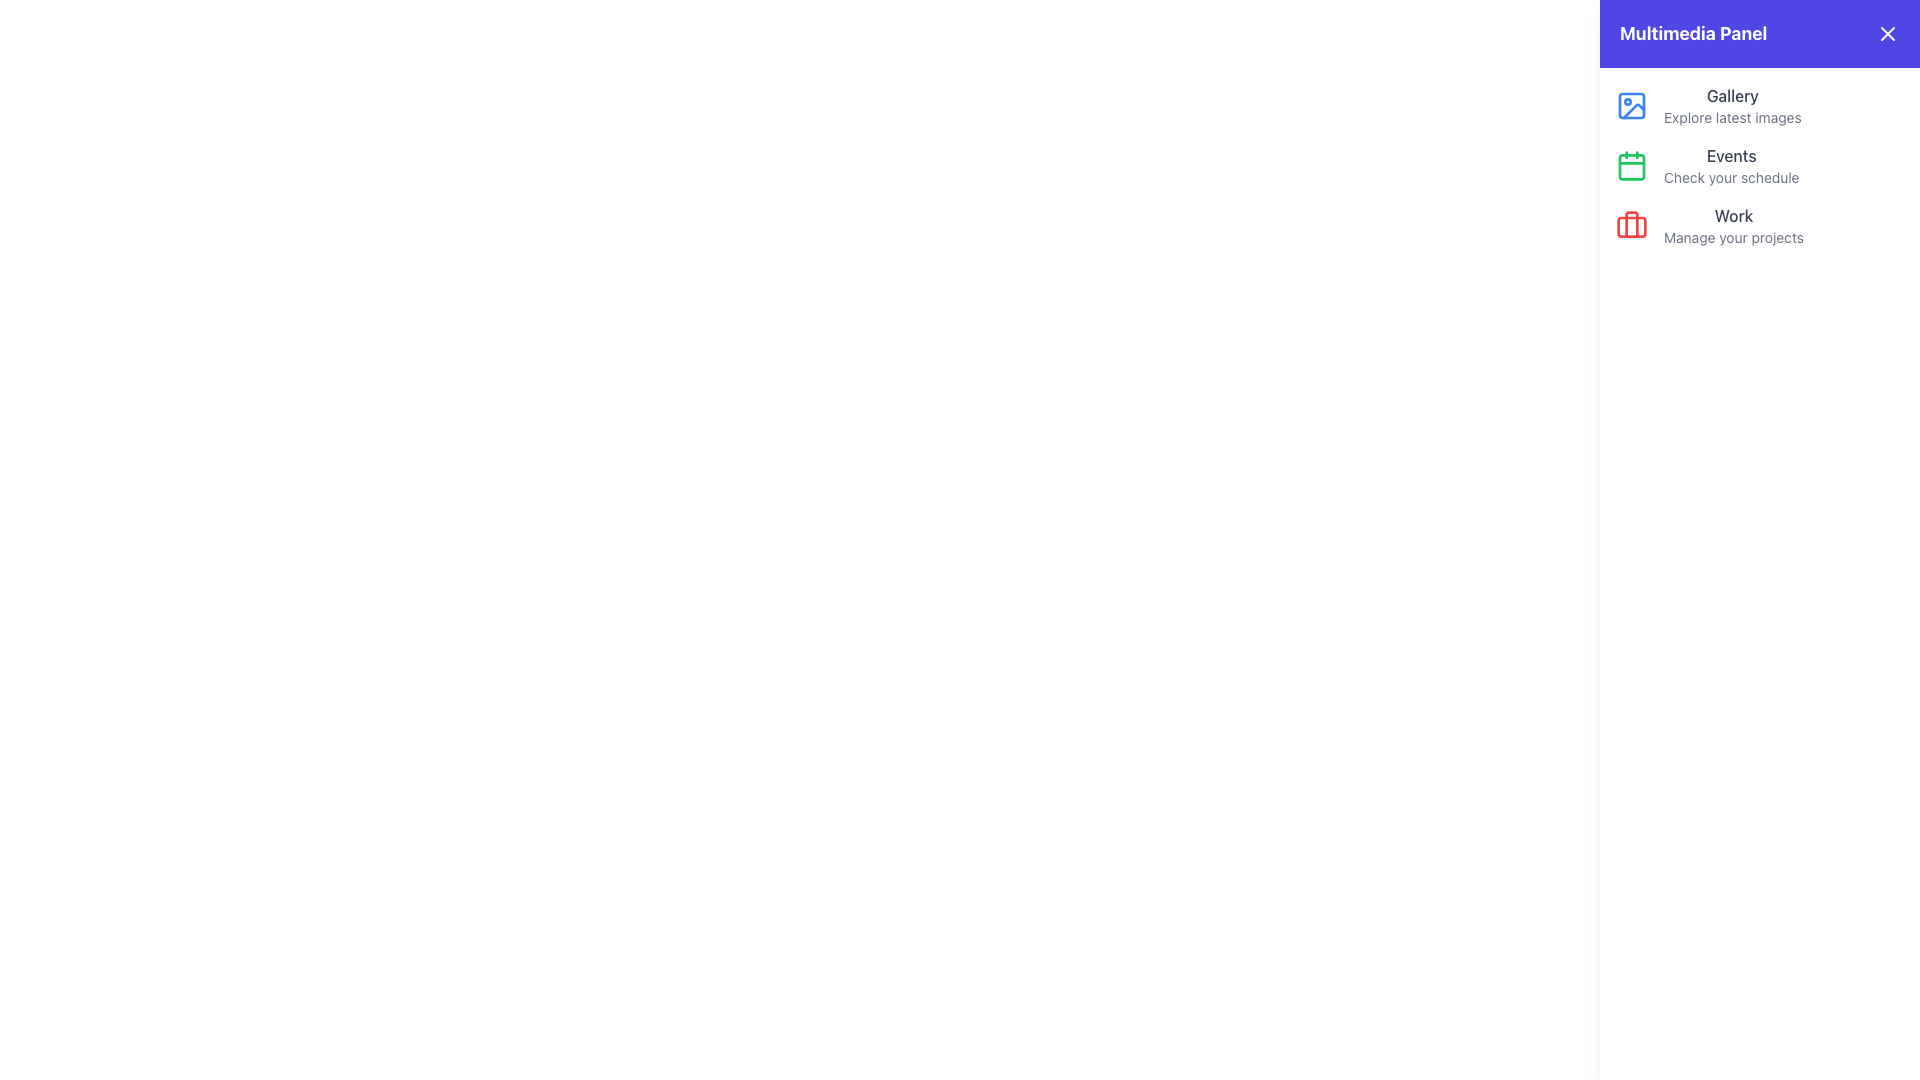 This screenshot has width=1920, height=1080. I want to click on the 'Work' label element with the subtext 'Manage your projects' located, so click(1732, 225).